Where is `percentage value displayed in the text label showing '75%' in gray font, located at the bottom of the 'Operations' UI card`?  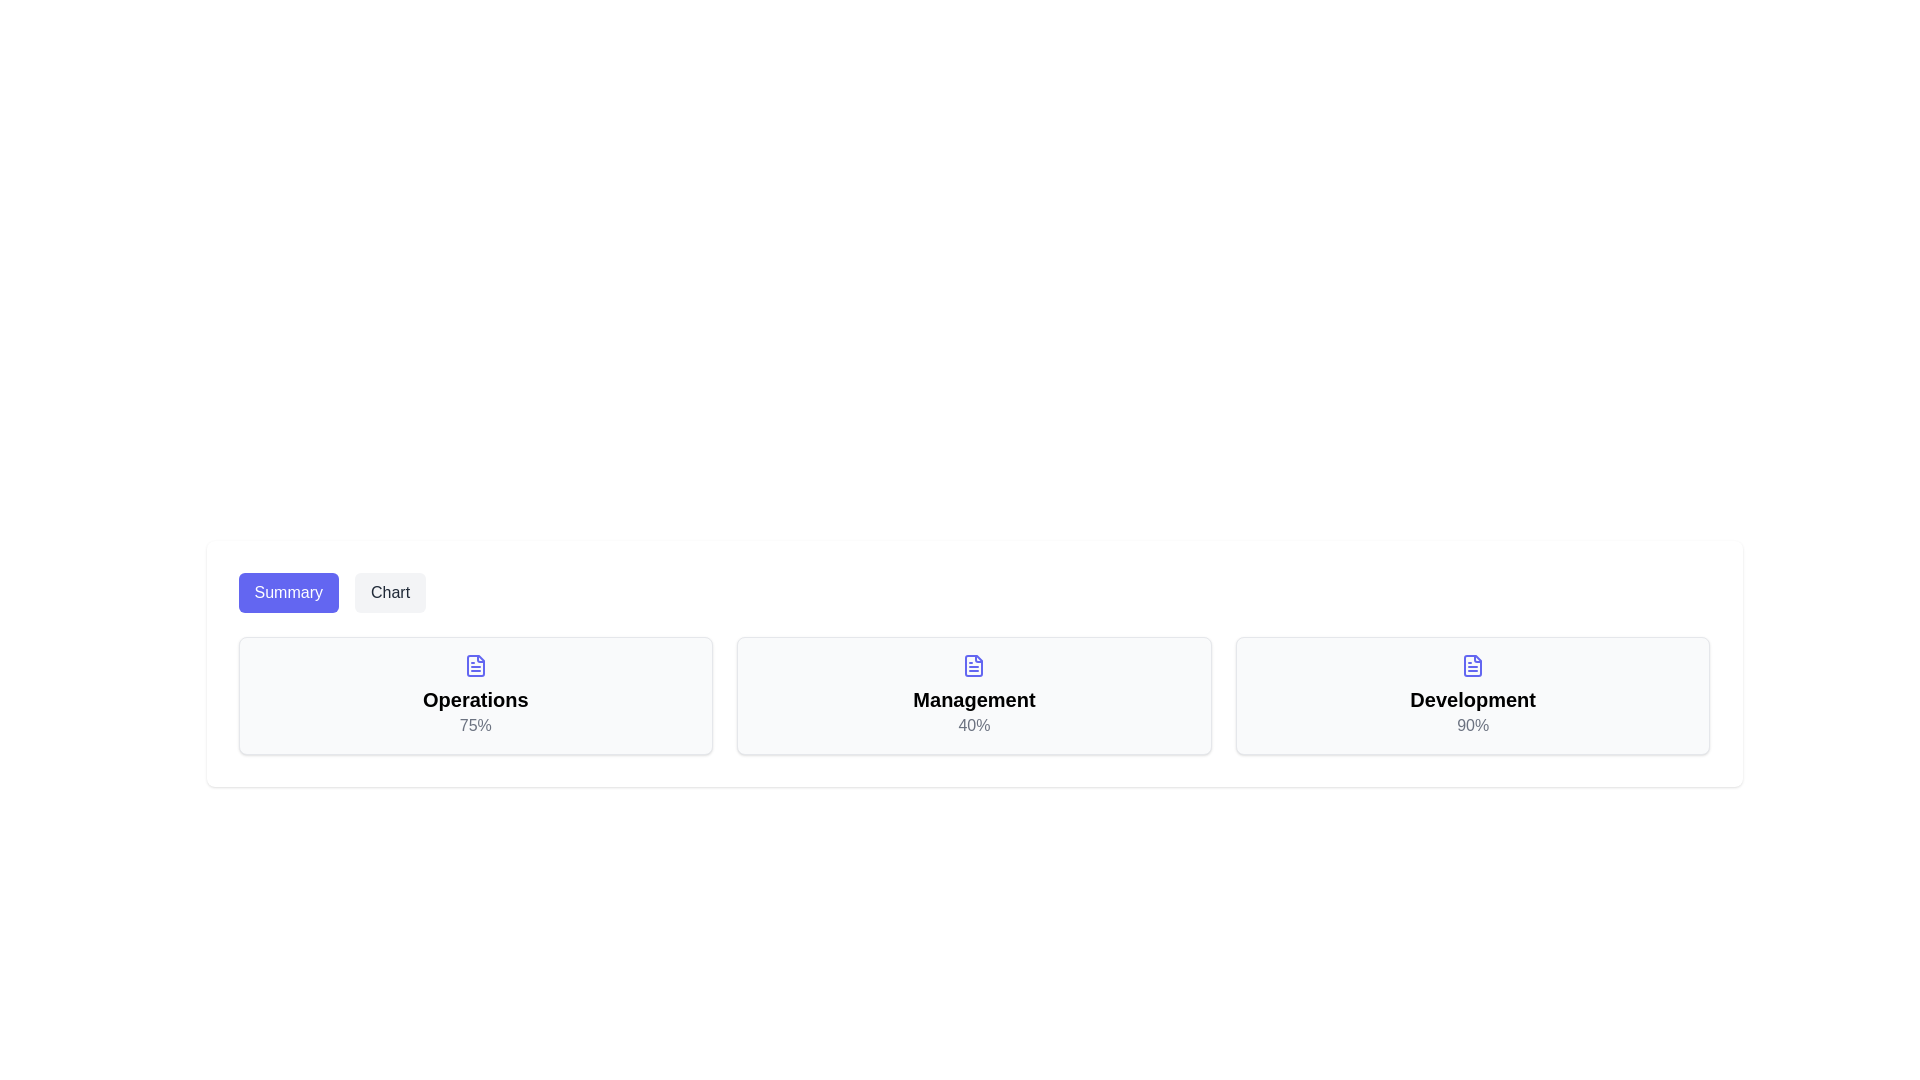
percentage value displayed in the text label showing '75%' in gray font, located at the bottom of the 'Operations' UI card is located at coordinates (474, 725).